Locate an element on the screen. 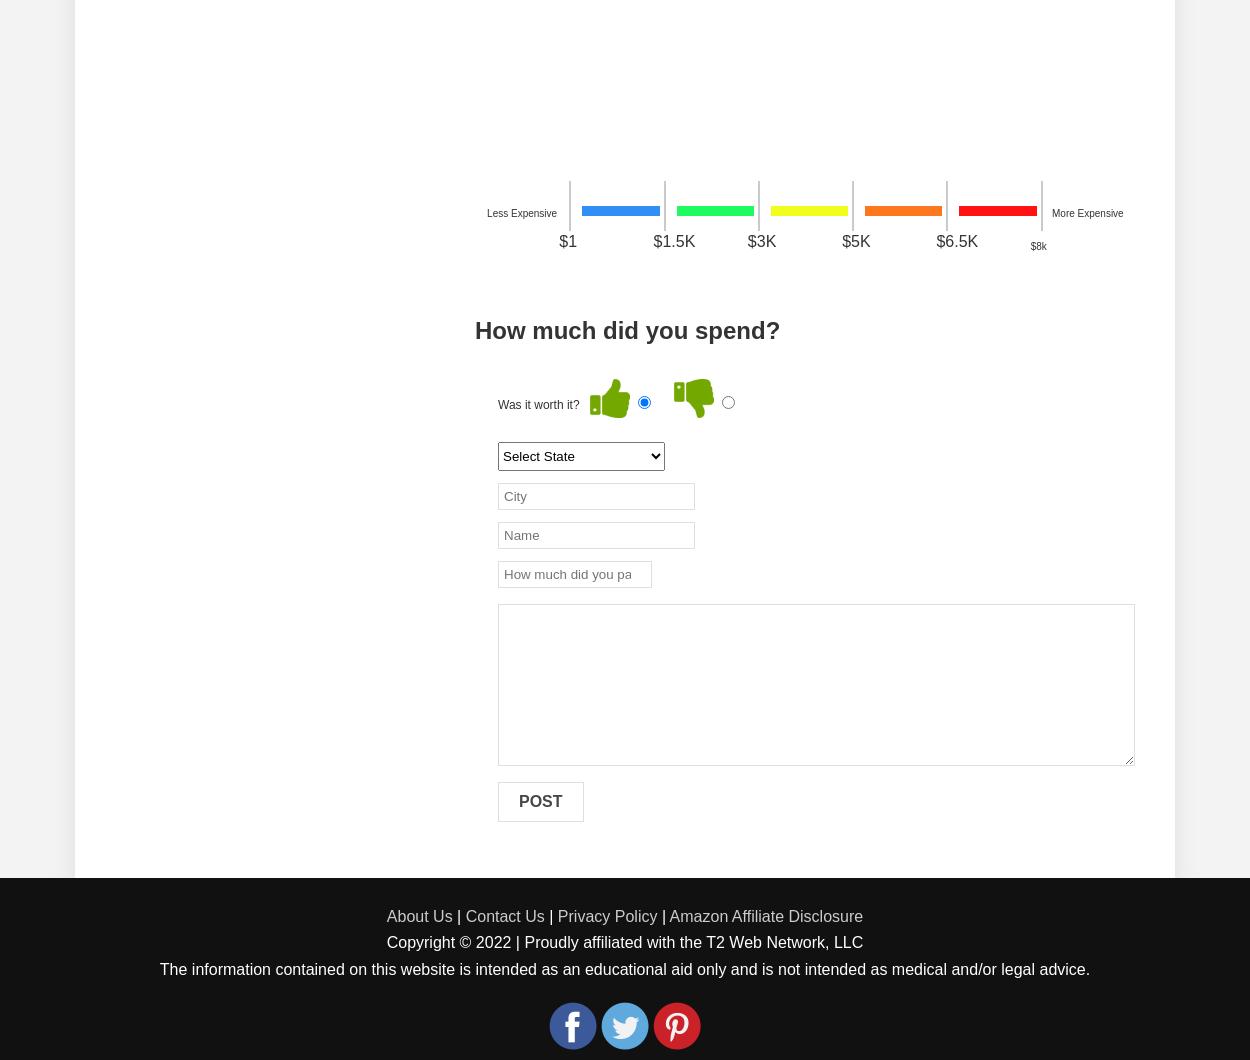  '$6.5K' is located at coordinates (955, 240).